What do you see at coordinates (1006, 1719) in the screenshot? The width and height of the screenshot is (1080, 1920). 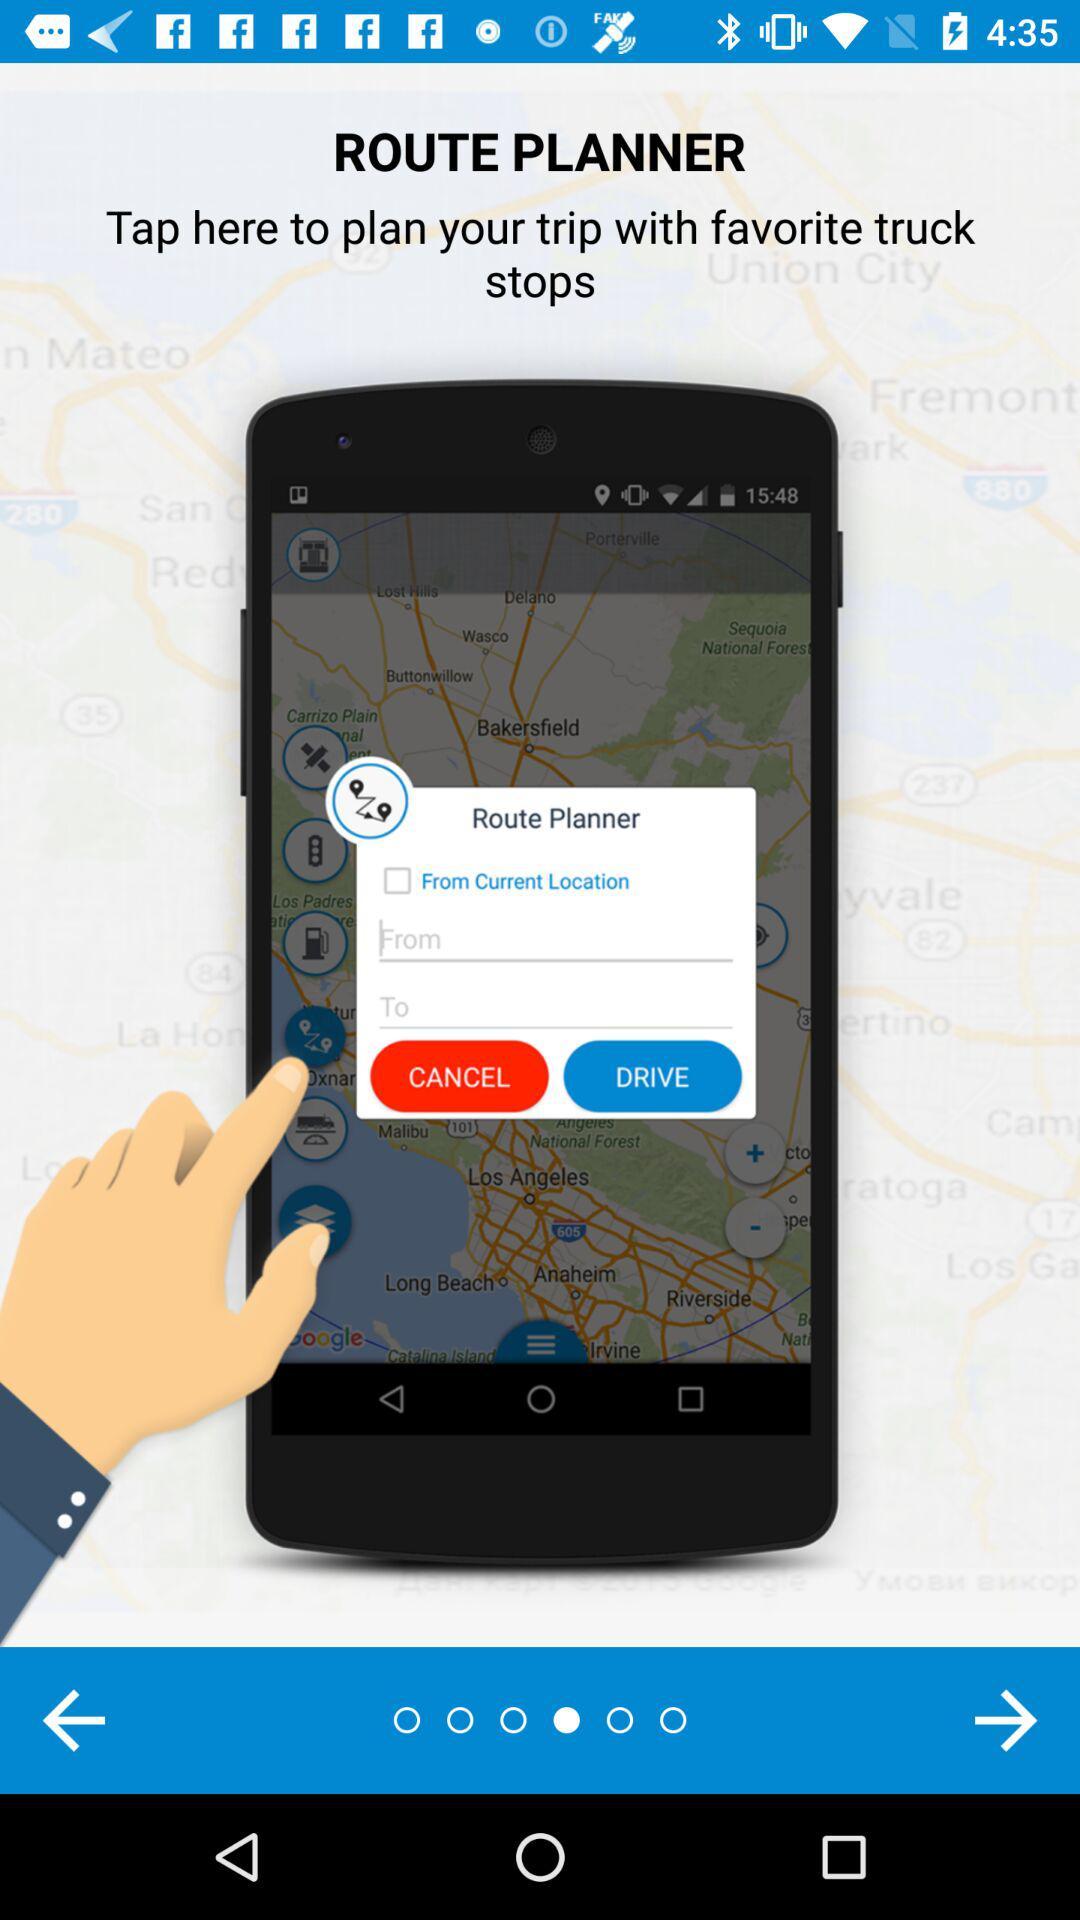 I see `the arrow_forward icon` at bounding box center [1006, 1719].